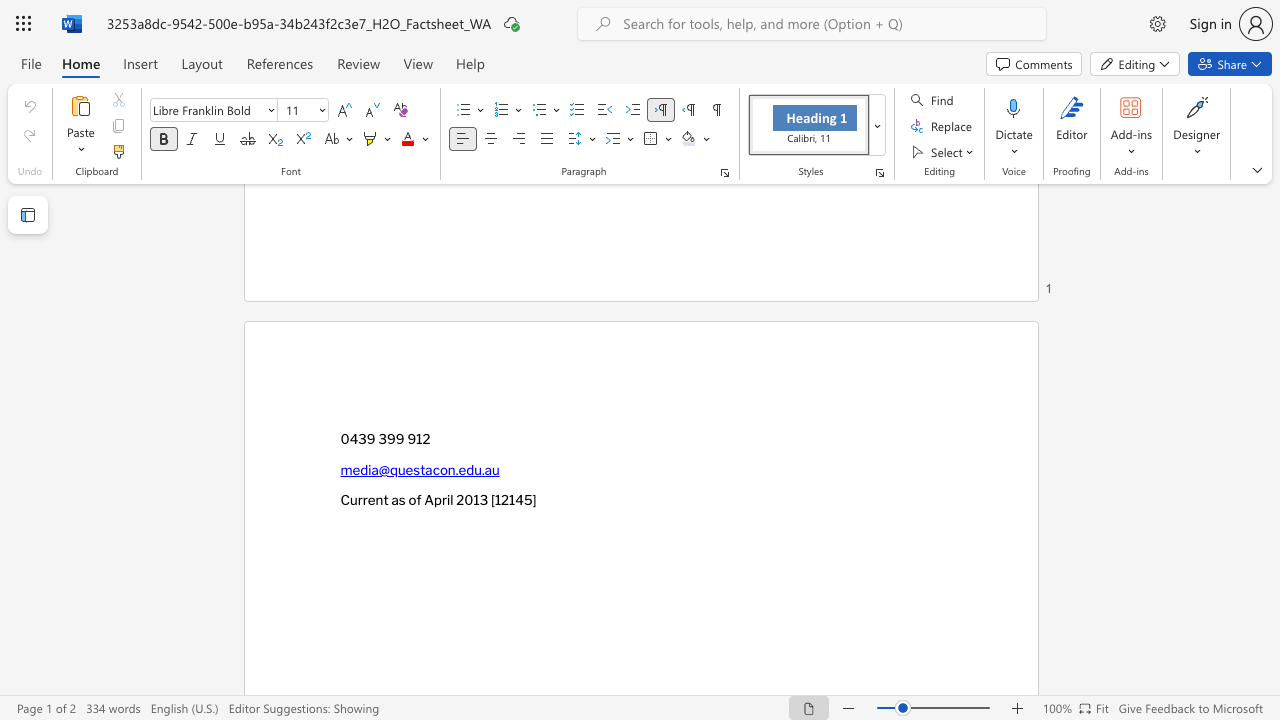 The image size is (1280, 720). What do you see at coordinates (397, 469) in the screenshot?
I see `the subset text "uestacon.edu.au" within the text "media@questacon.edu.au"` at bounding box center [397, 469].